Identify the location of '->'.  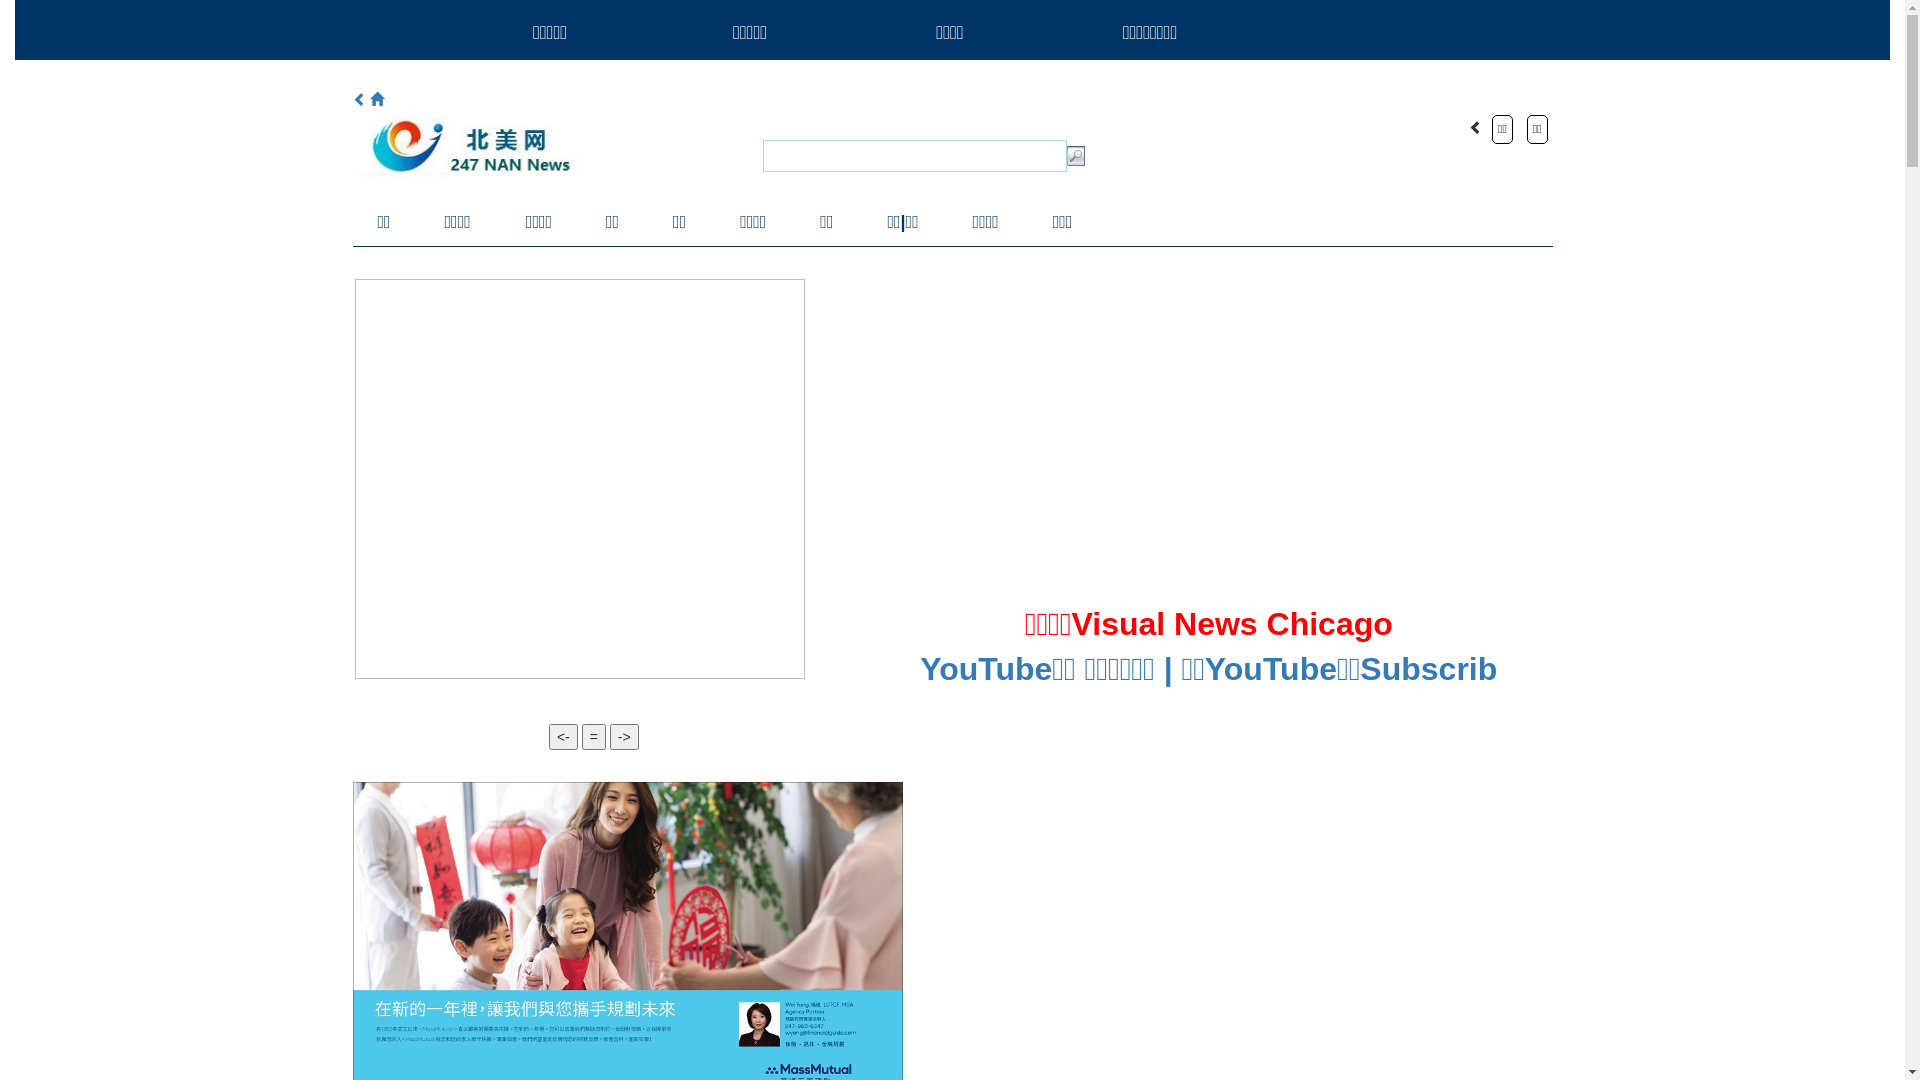
(623, 736).